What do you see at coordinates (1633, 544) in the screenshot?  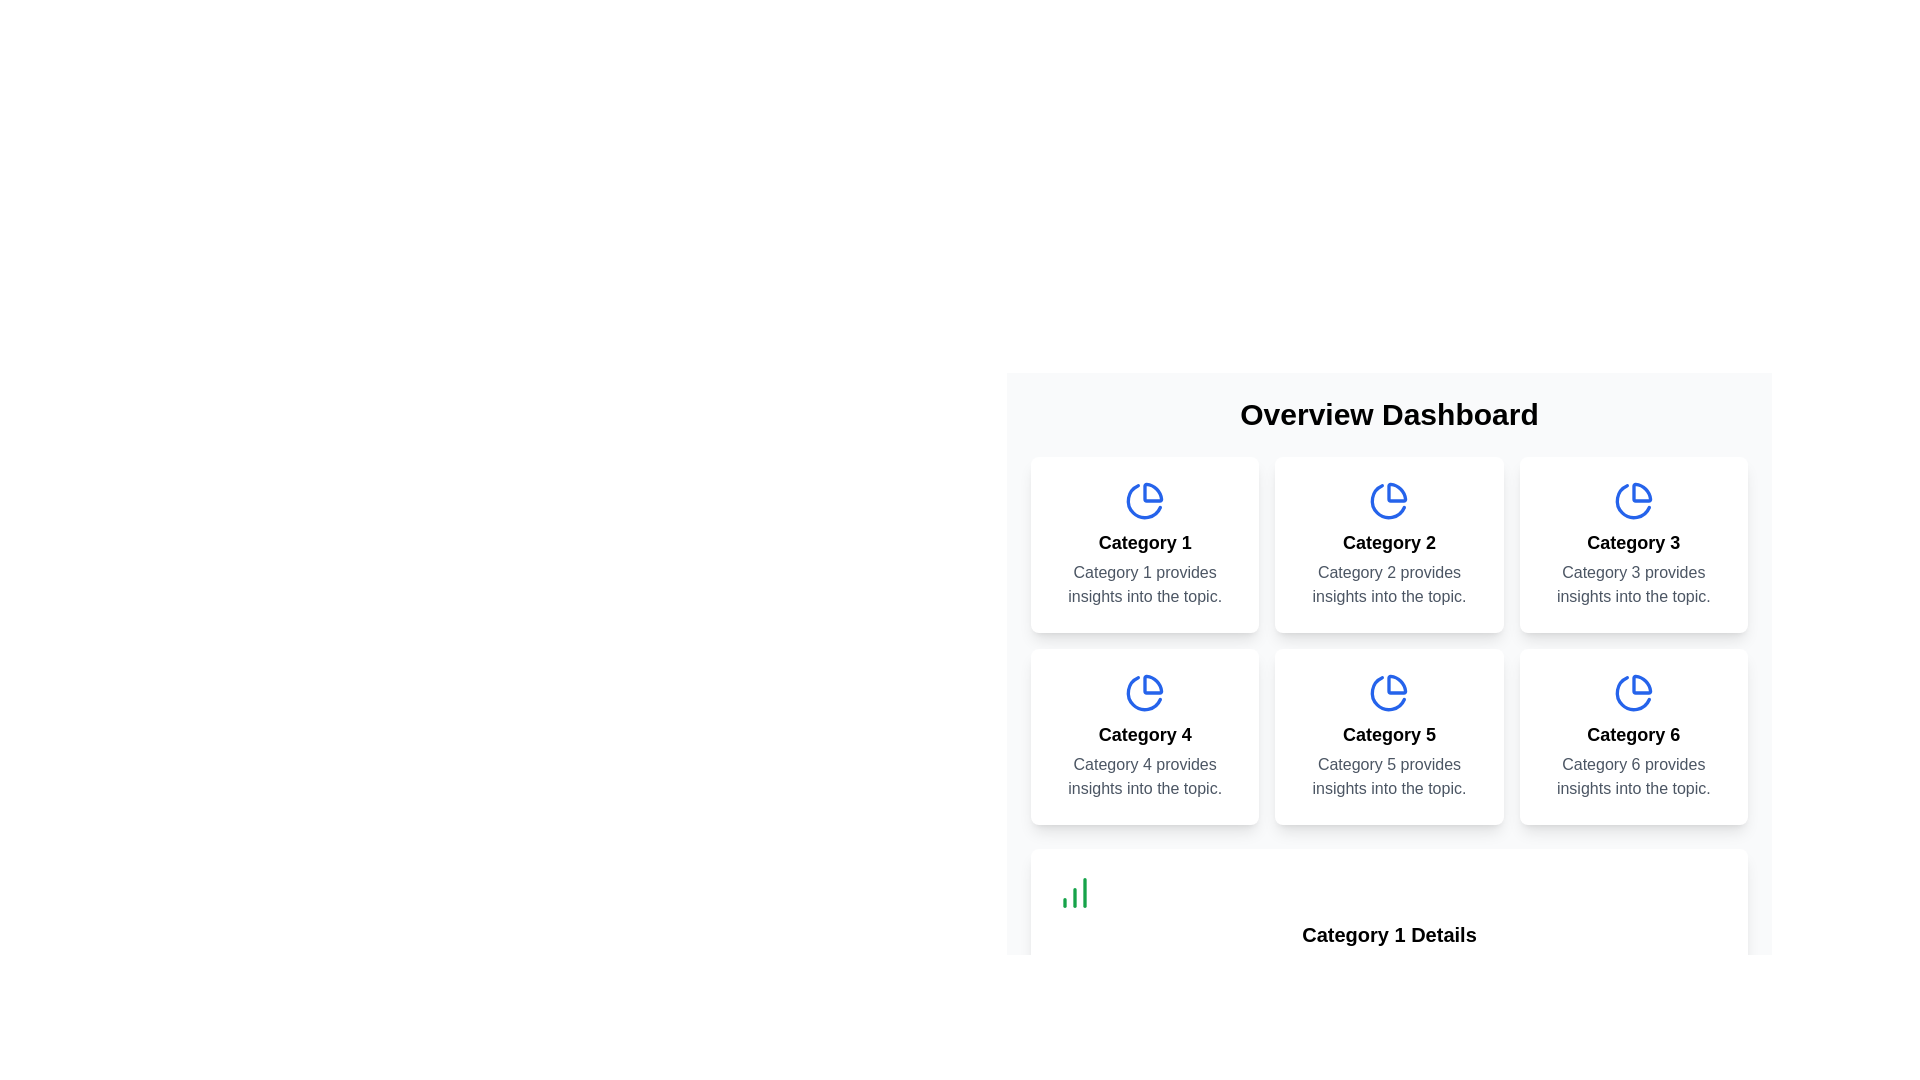 I see `the third informational card in the top row of the grid layout` at bounding box center [1633, 544].